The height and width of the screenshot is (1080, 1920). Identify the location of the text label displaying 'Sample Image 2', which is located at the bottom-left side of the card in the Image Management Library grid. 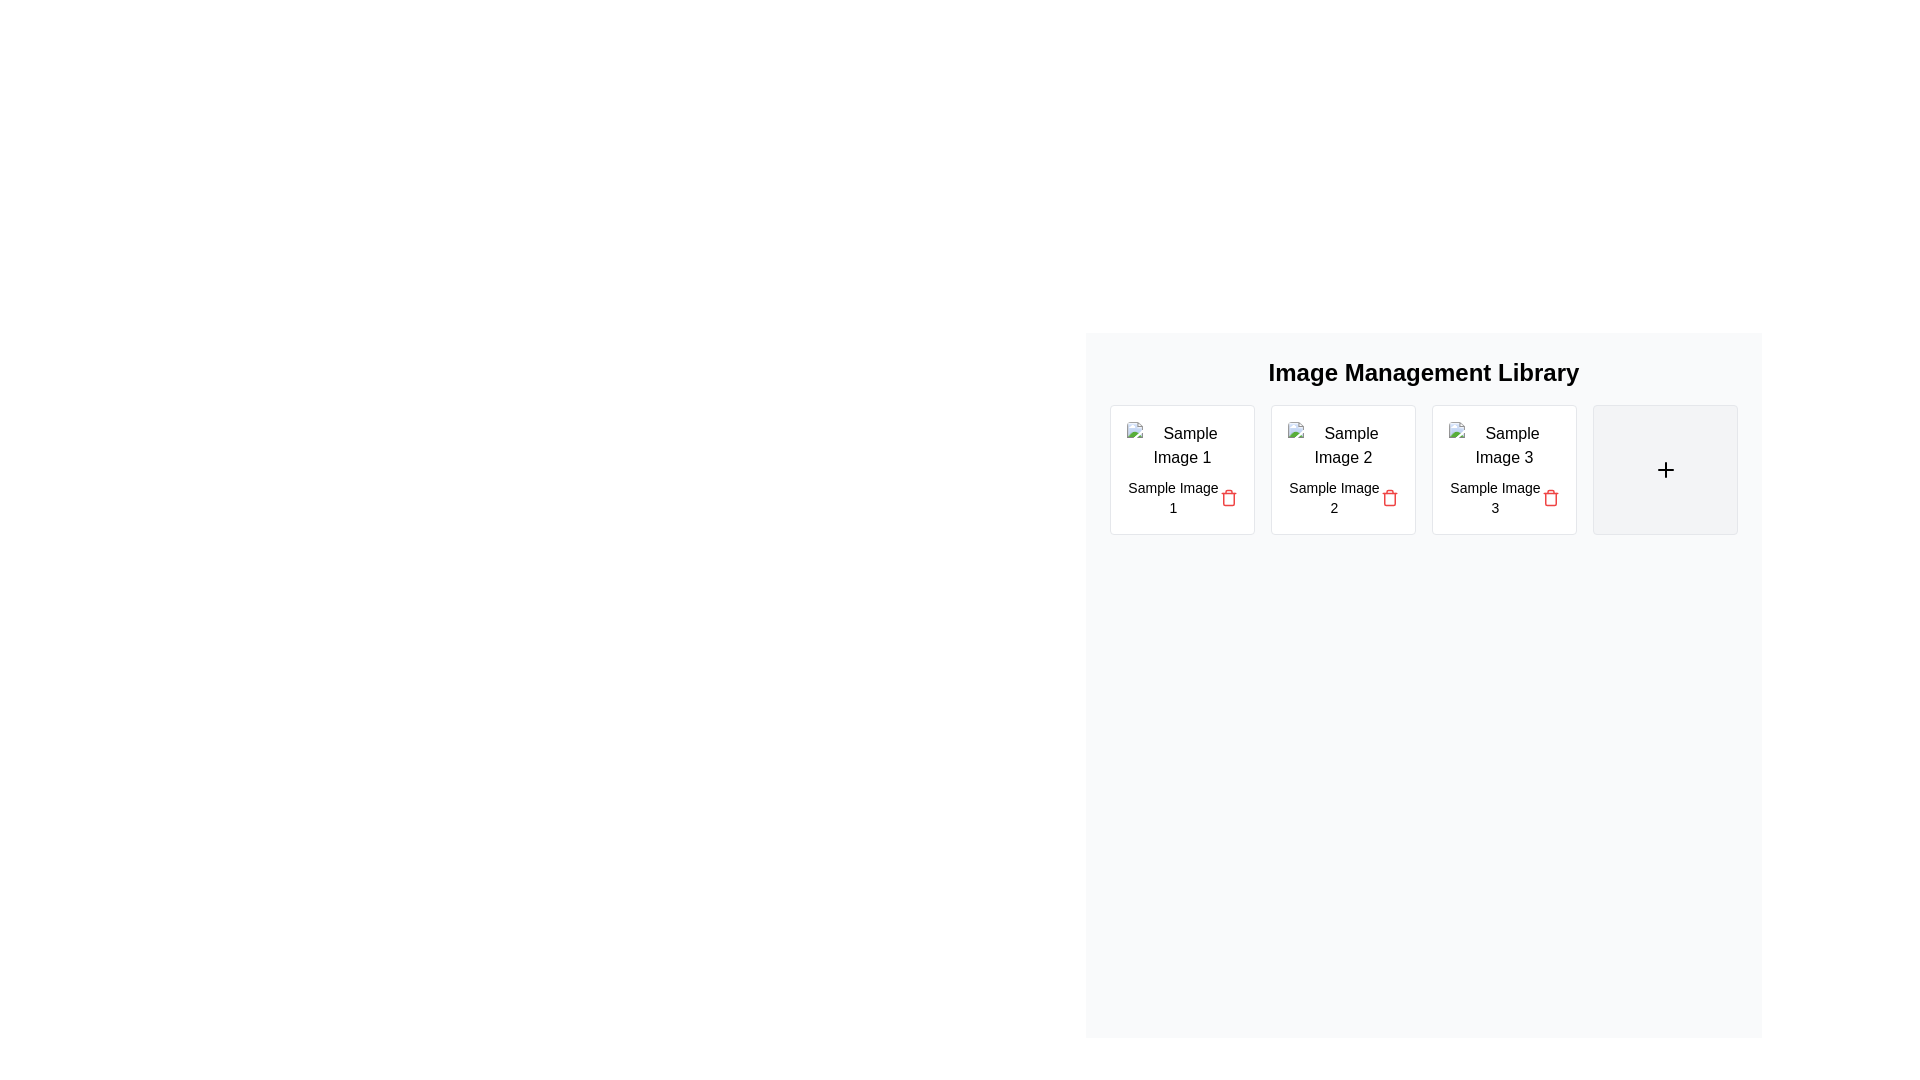
(1343, 496).